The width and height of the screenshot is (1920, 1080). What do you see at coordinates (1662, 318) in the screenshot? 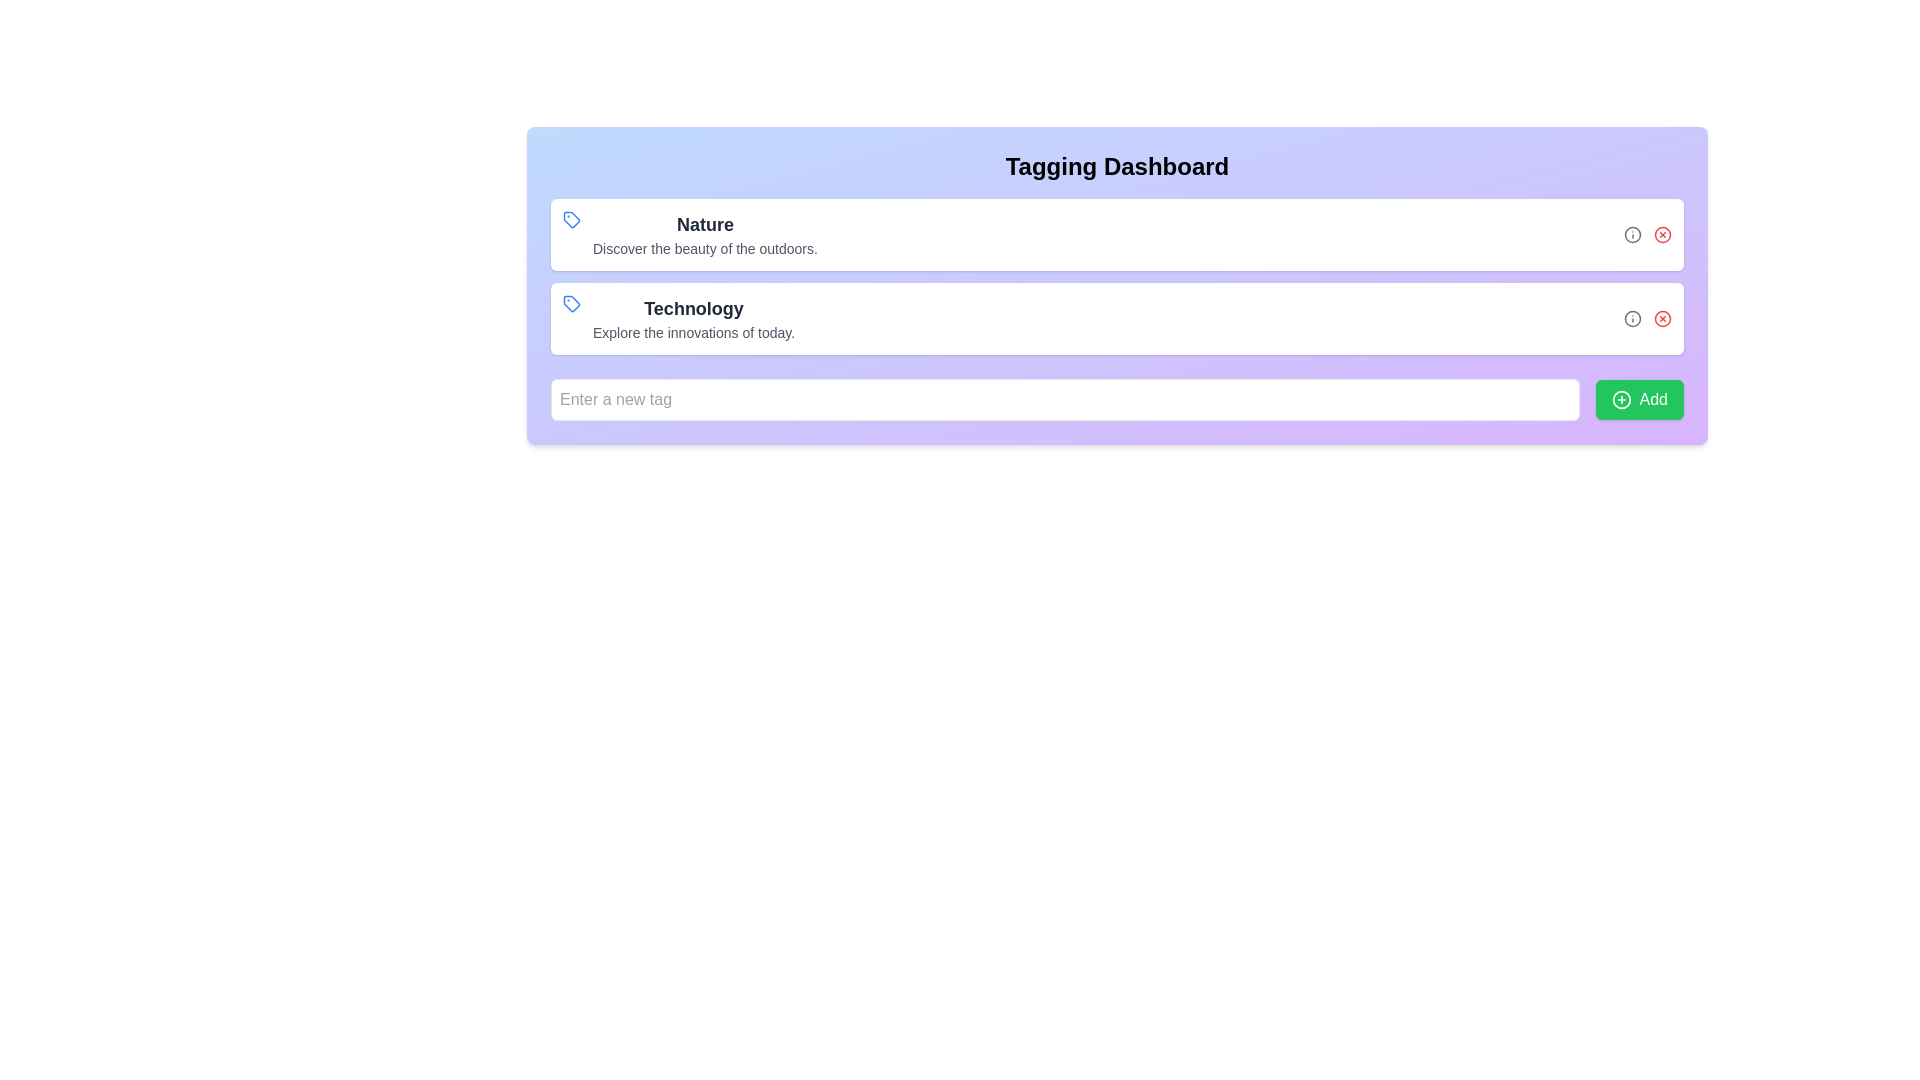
I see `the graphic element, a circle within an icon, located to the right of the 'Technology' list item` at bounding box center [1662, 318].